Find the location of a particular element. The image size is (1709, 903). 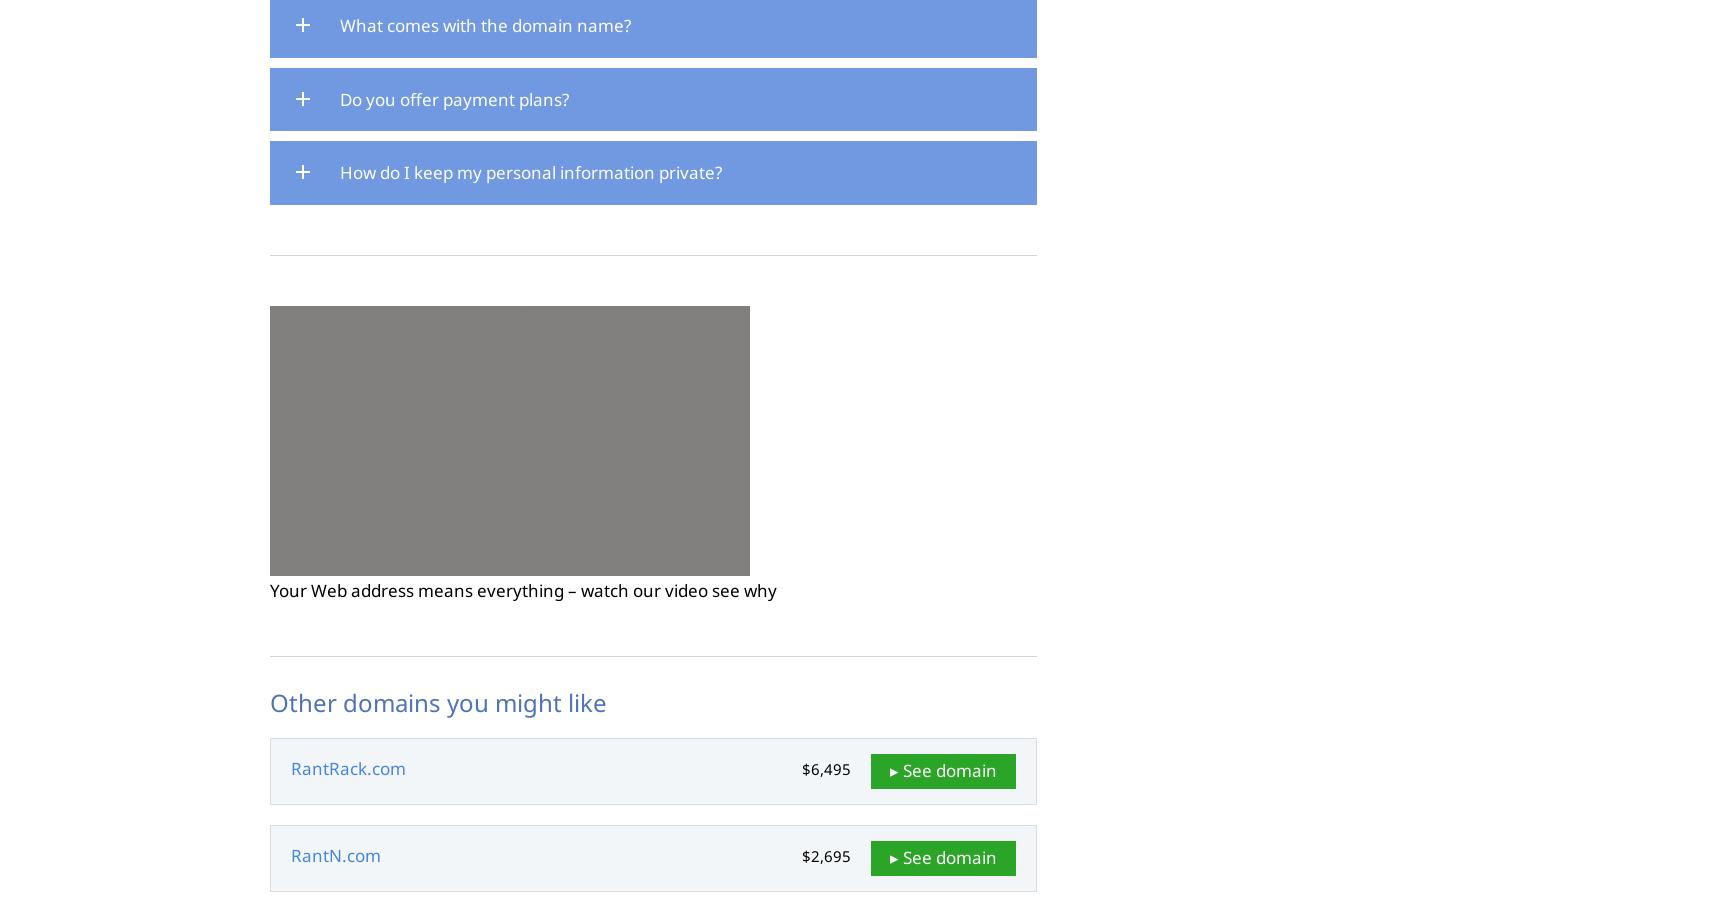

'$6,495' is located at coordinates (824, 768).